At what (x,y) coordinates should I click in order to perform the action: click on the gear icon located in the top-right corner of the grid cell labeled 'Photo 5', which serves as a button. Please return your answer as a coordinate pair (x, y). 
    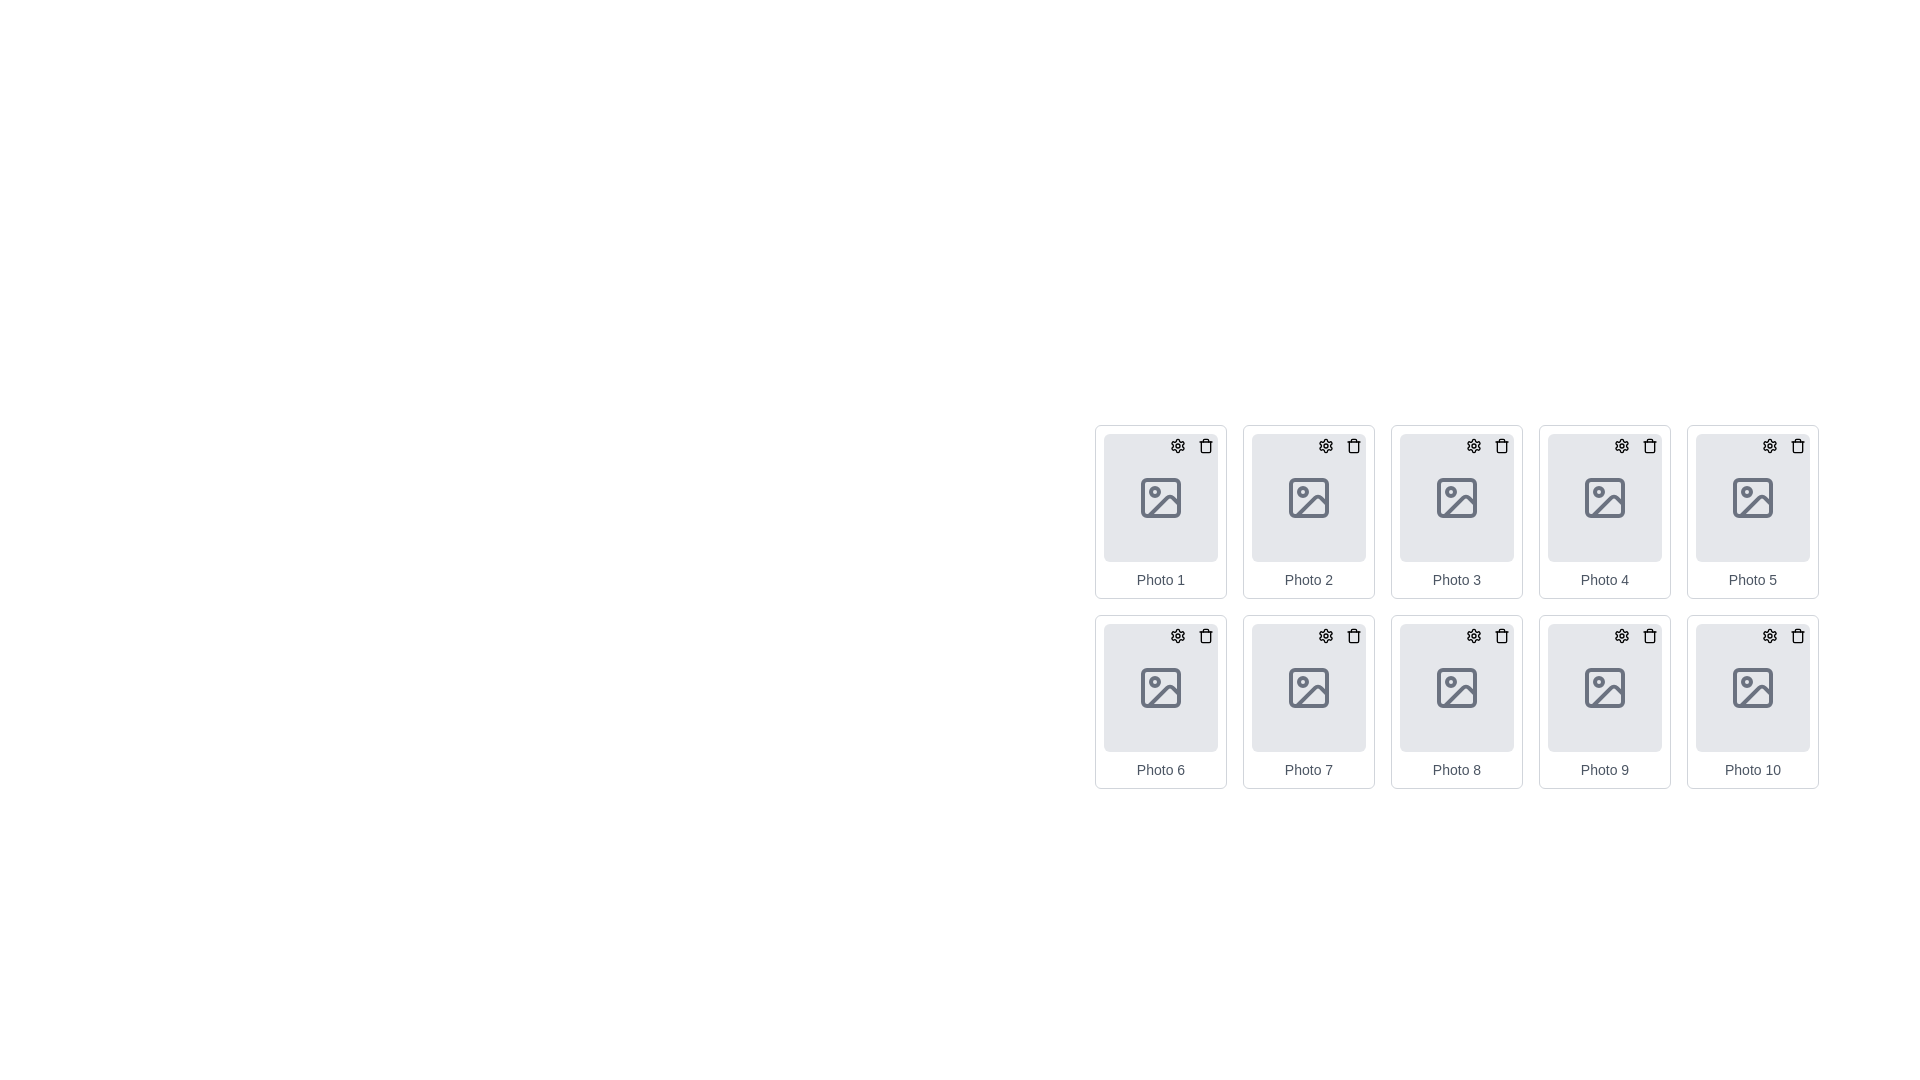
    Looking at the image, I should click on (1770, 445).